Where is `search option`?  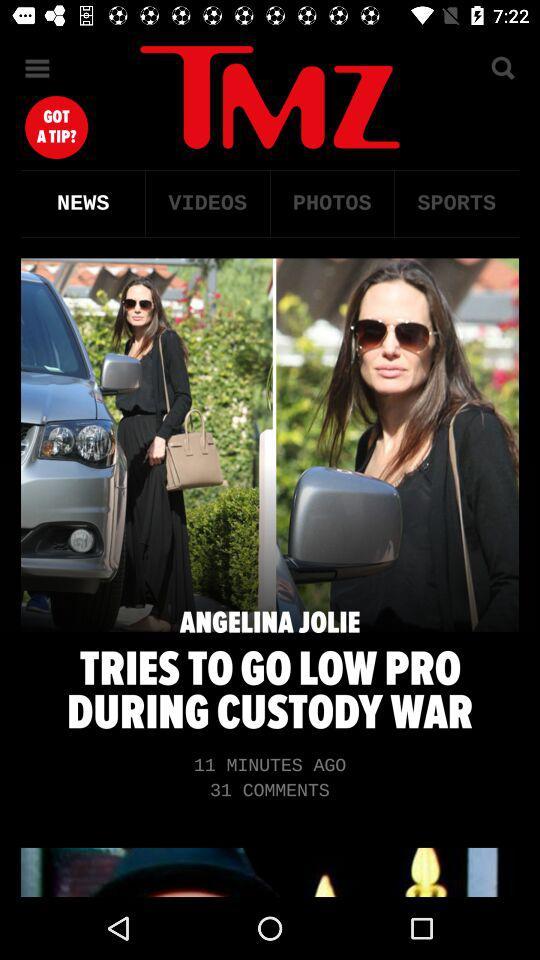
search option is located at coordinates (501, 68).